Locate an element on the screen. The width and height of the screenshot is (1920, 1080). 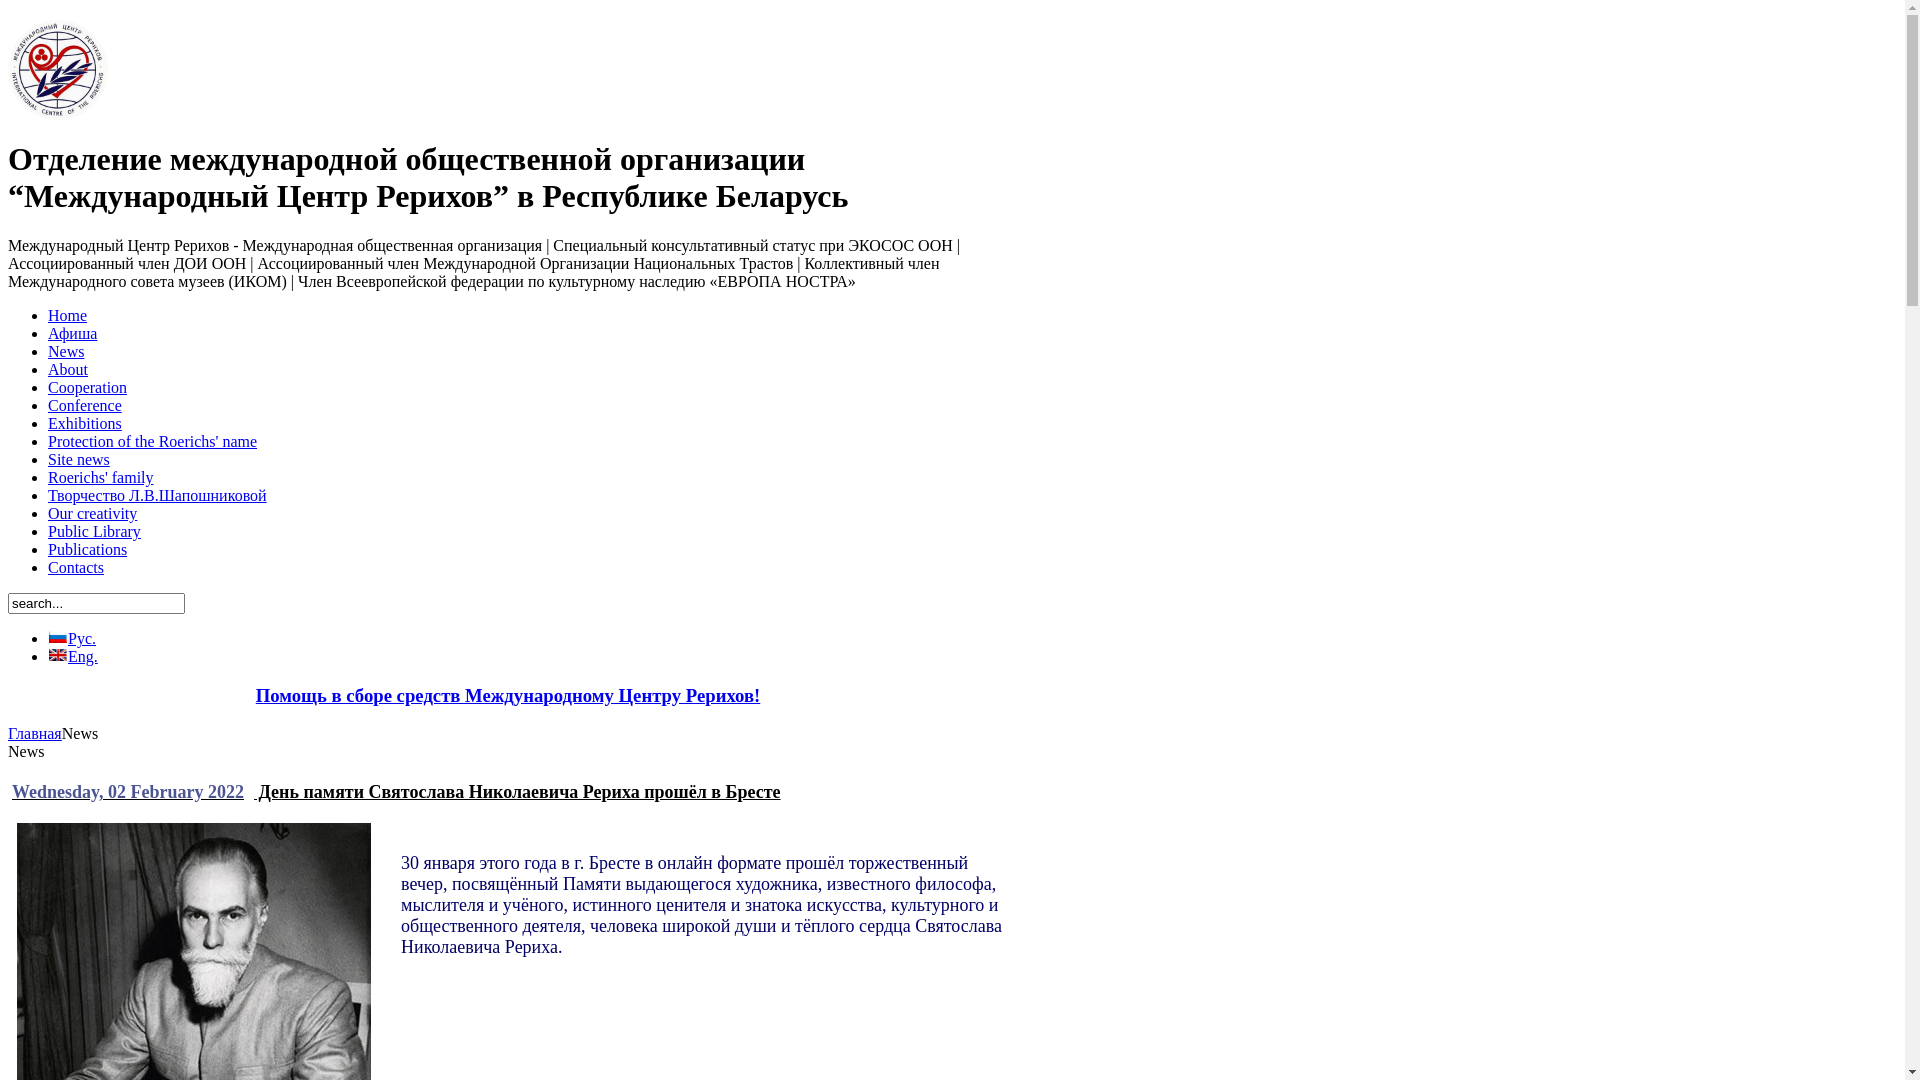
'Conference' is located at coordinates (84, 405).